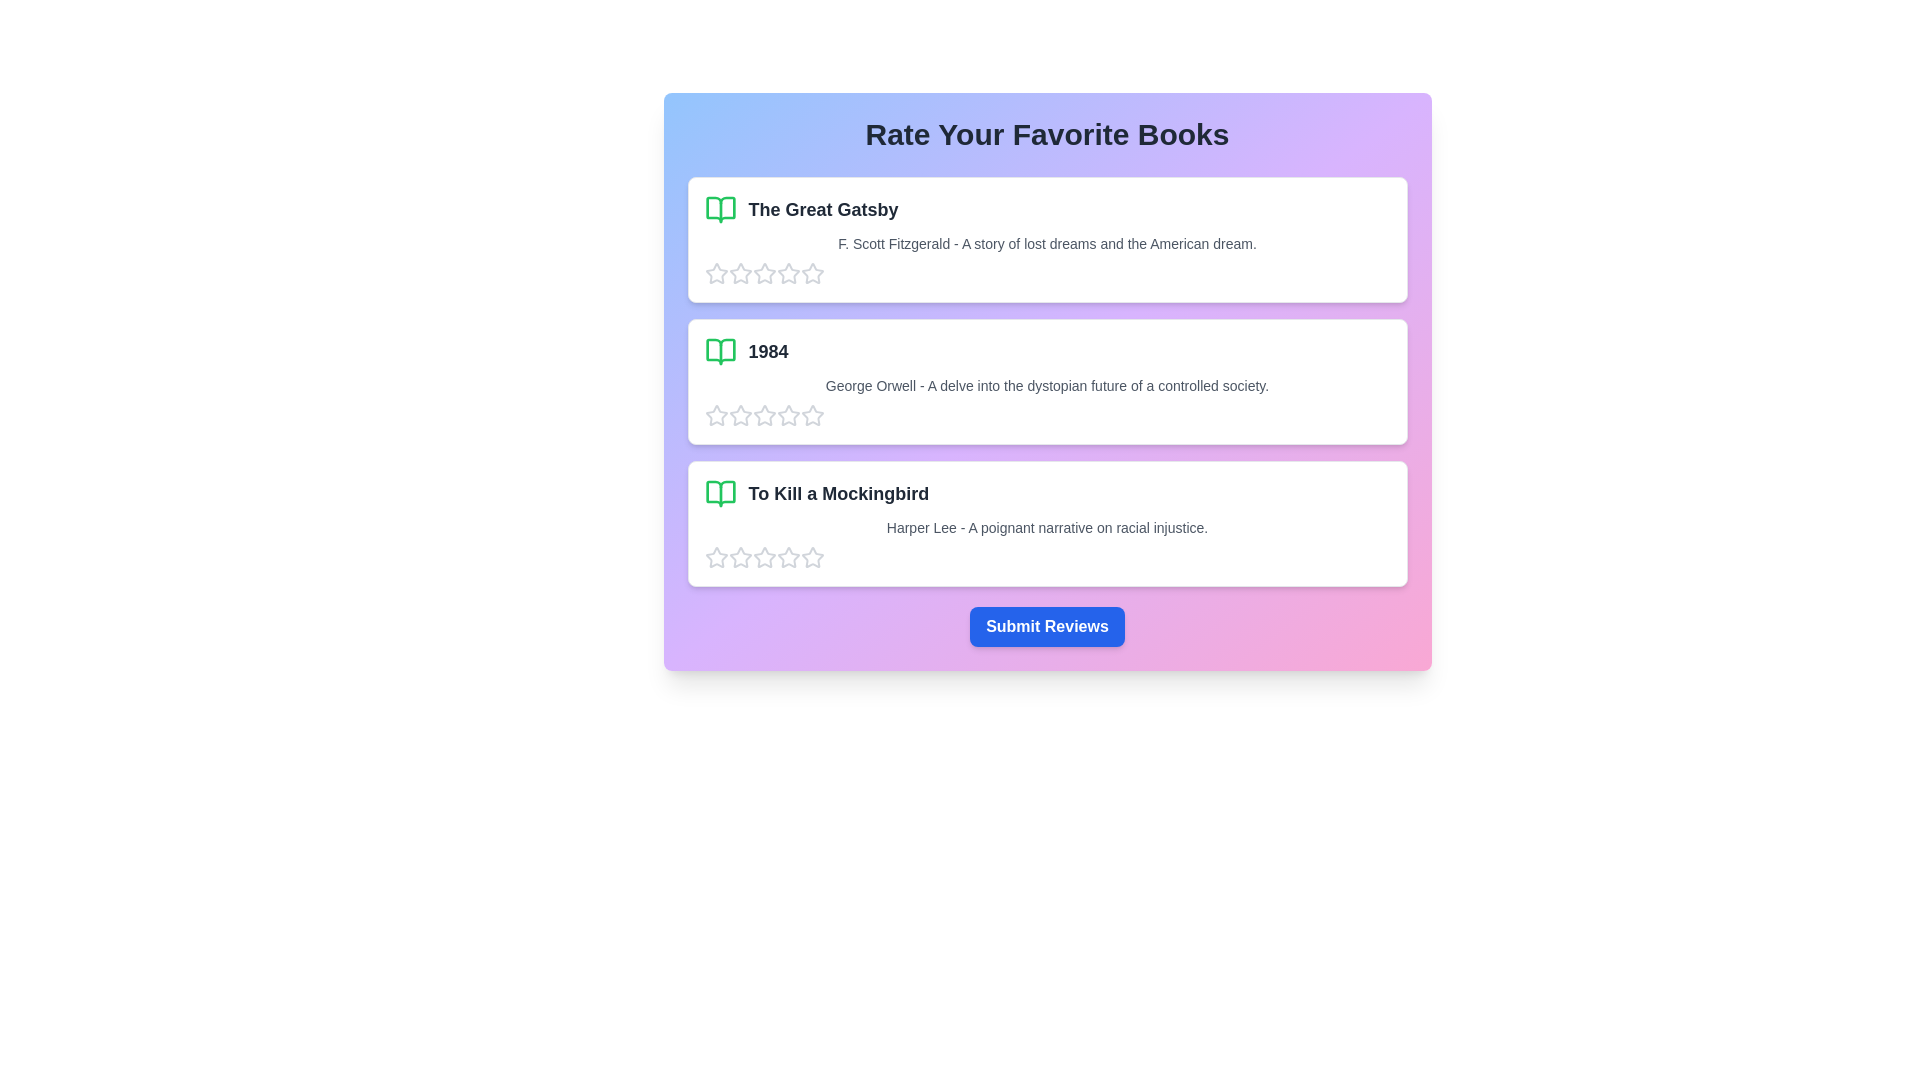  What do you see at coordinates (763, 415) in the screenshot?
I see `the star corresponding to 3 for the book titled 1984` at bounding box center [763, 415].